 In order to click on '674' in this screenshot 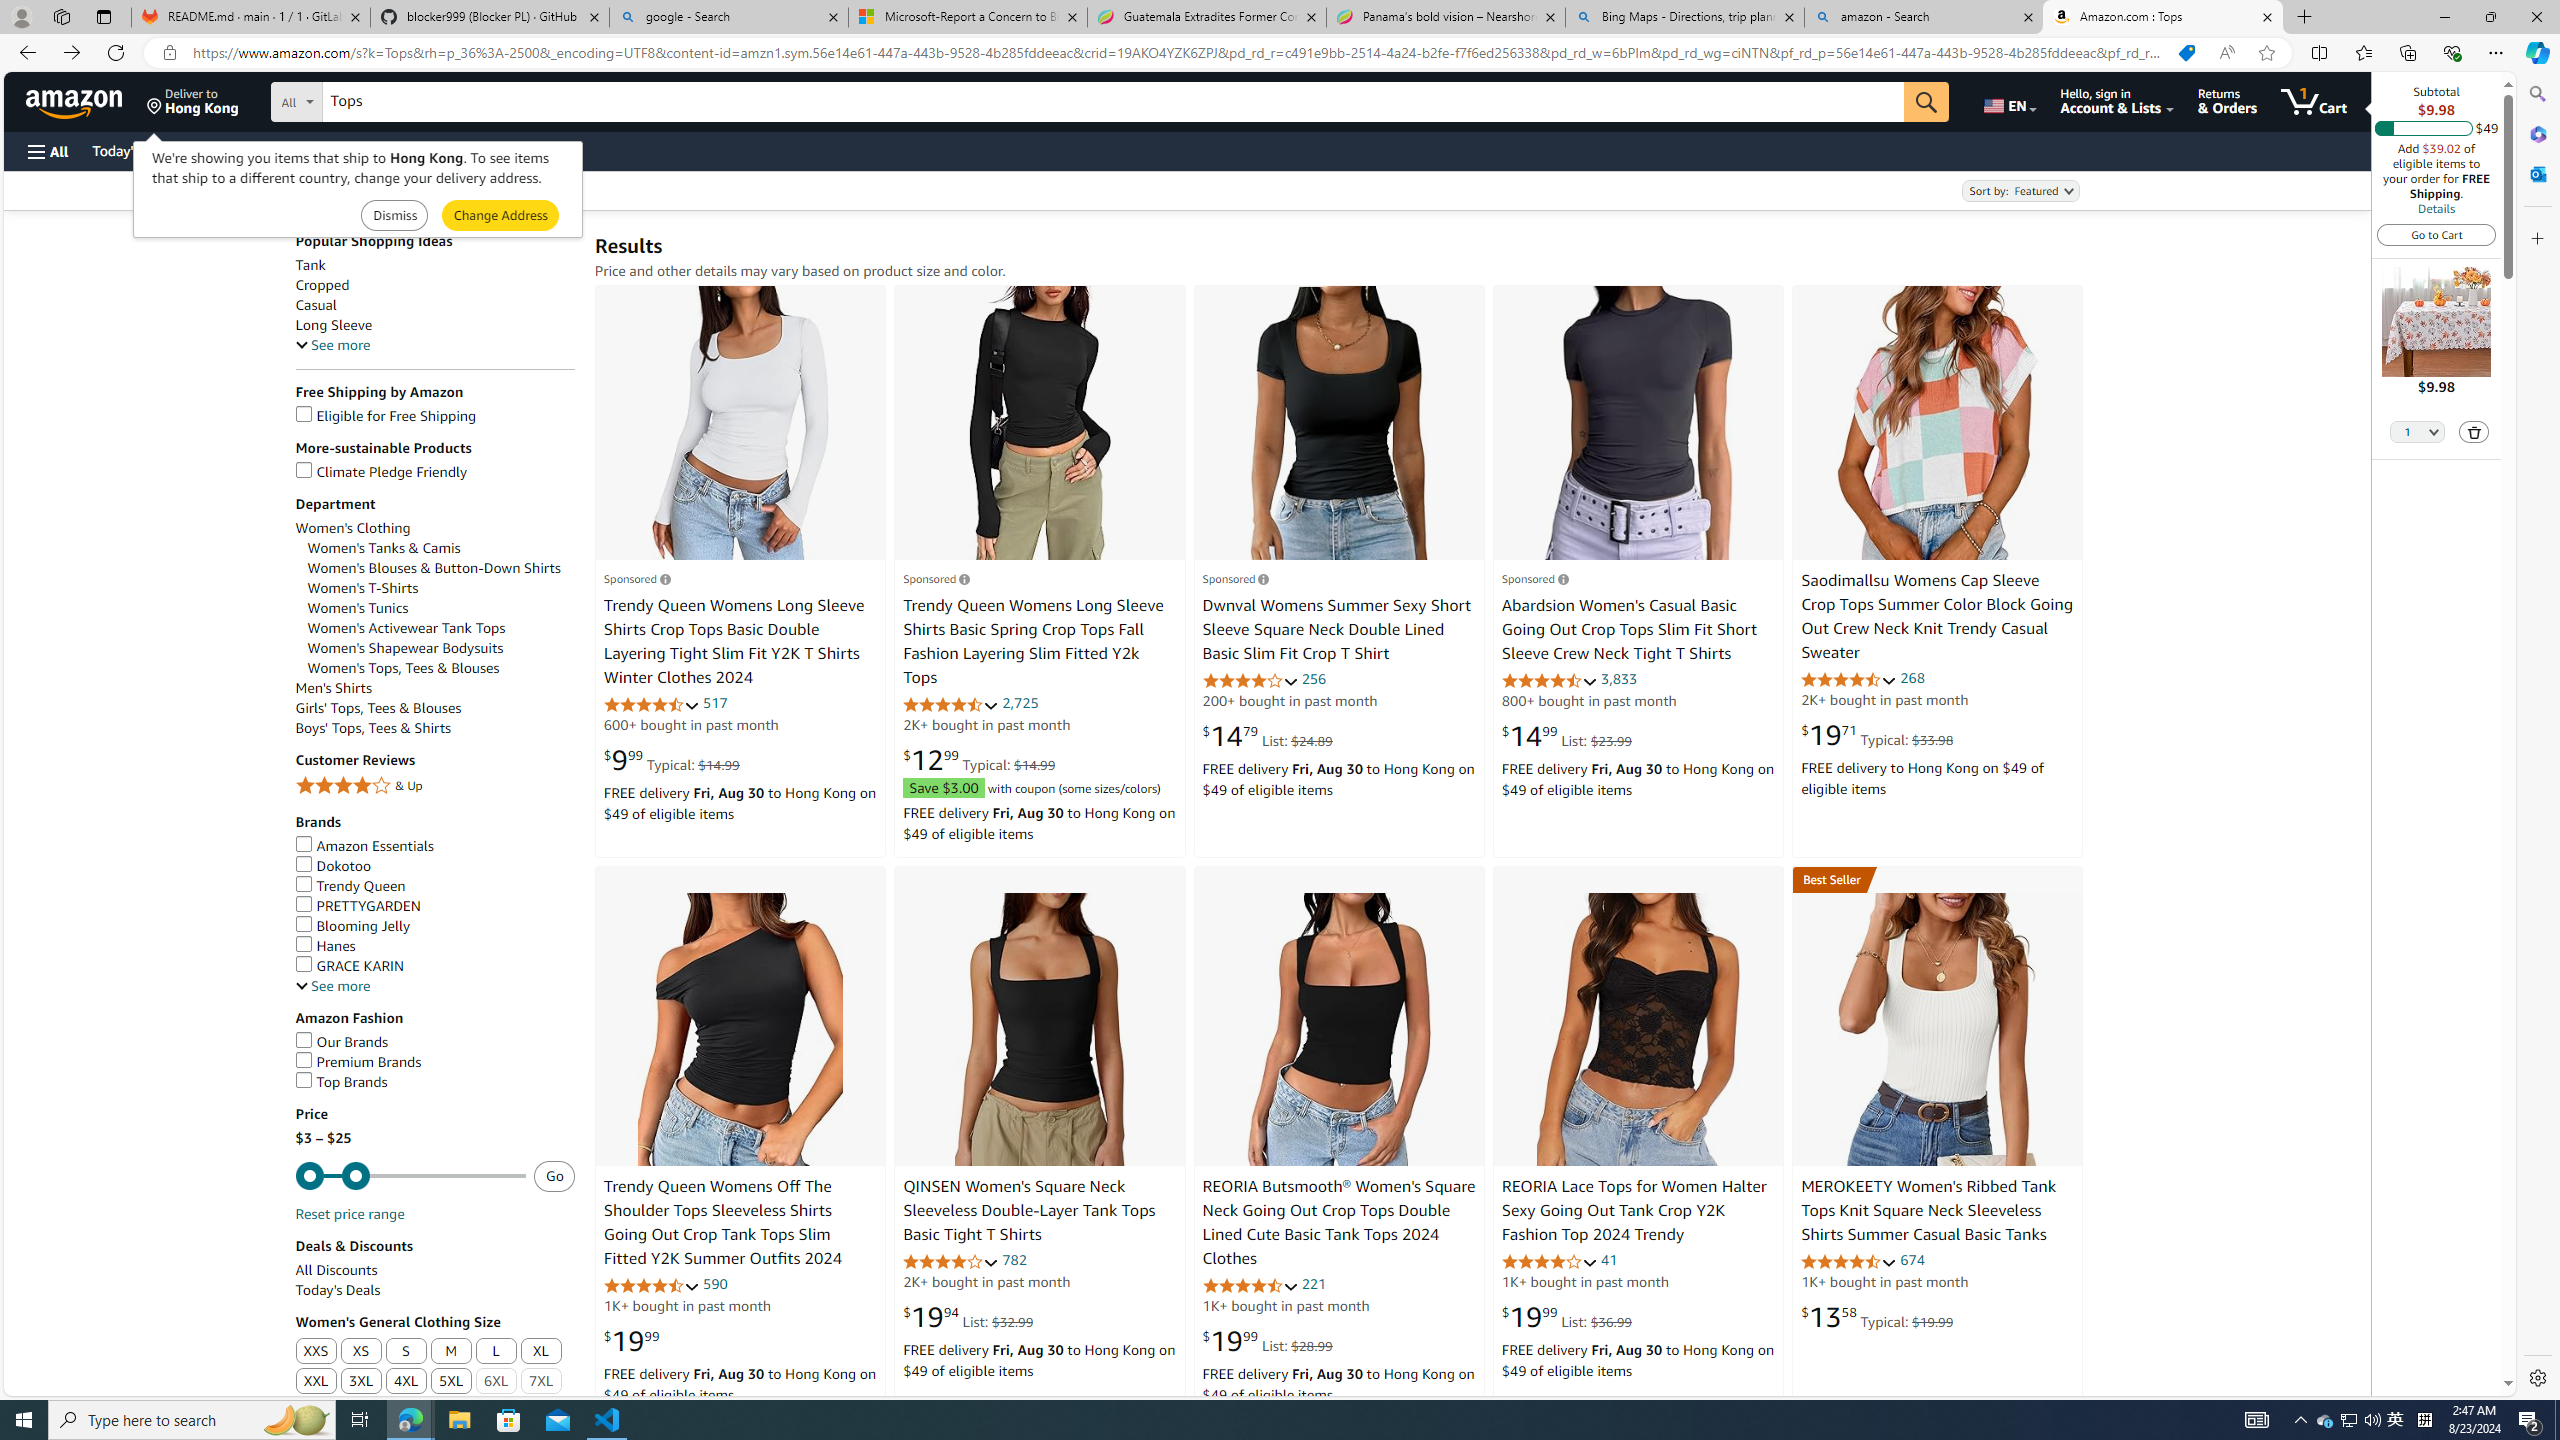, I will do `click(1911, 1260)`.